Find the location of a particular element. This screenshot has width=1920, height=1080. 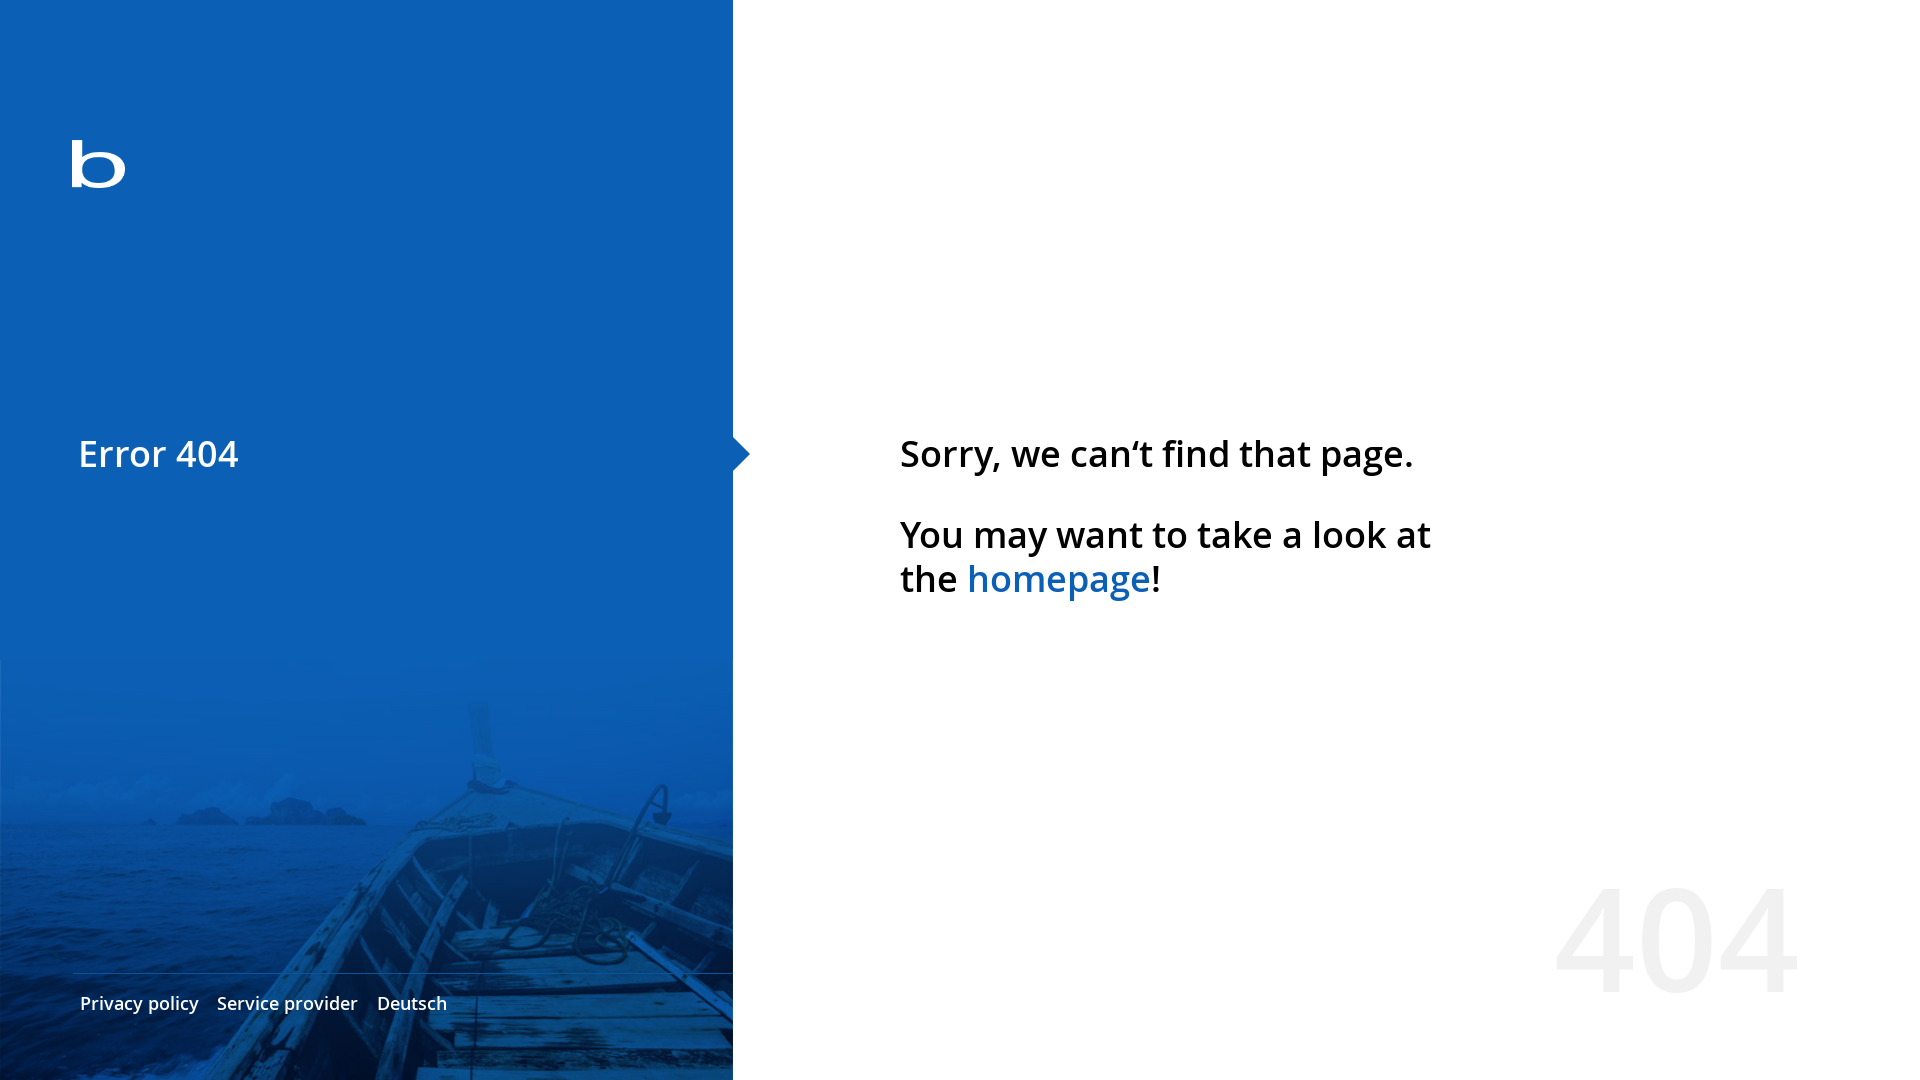

'Deutsch' is located at coordinates (411, 1002).